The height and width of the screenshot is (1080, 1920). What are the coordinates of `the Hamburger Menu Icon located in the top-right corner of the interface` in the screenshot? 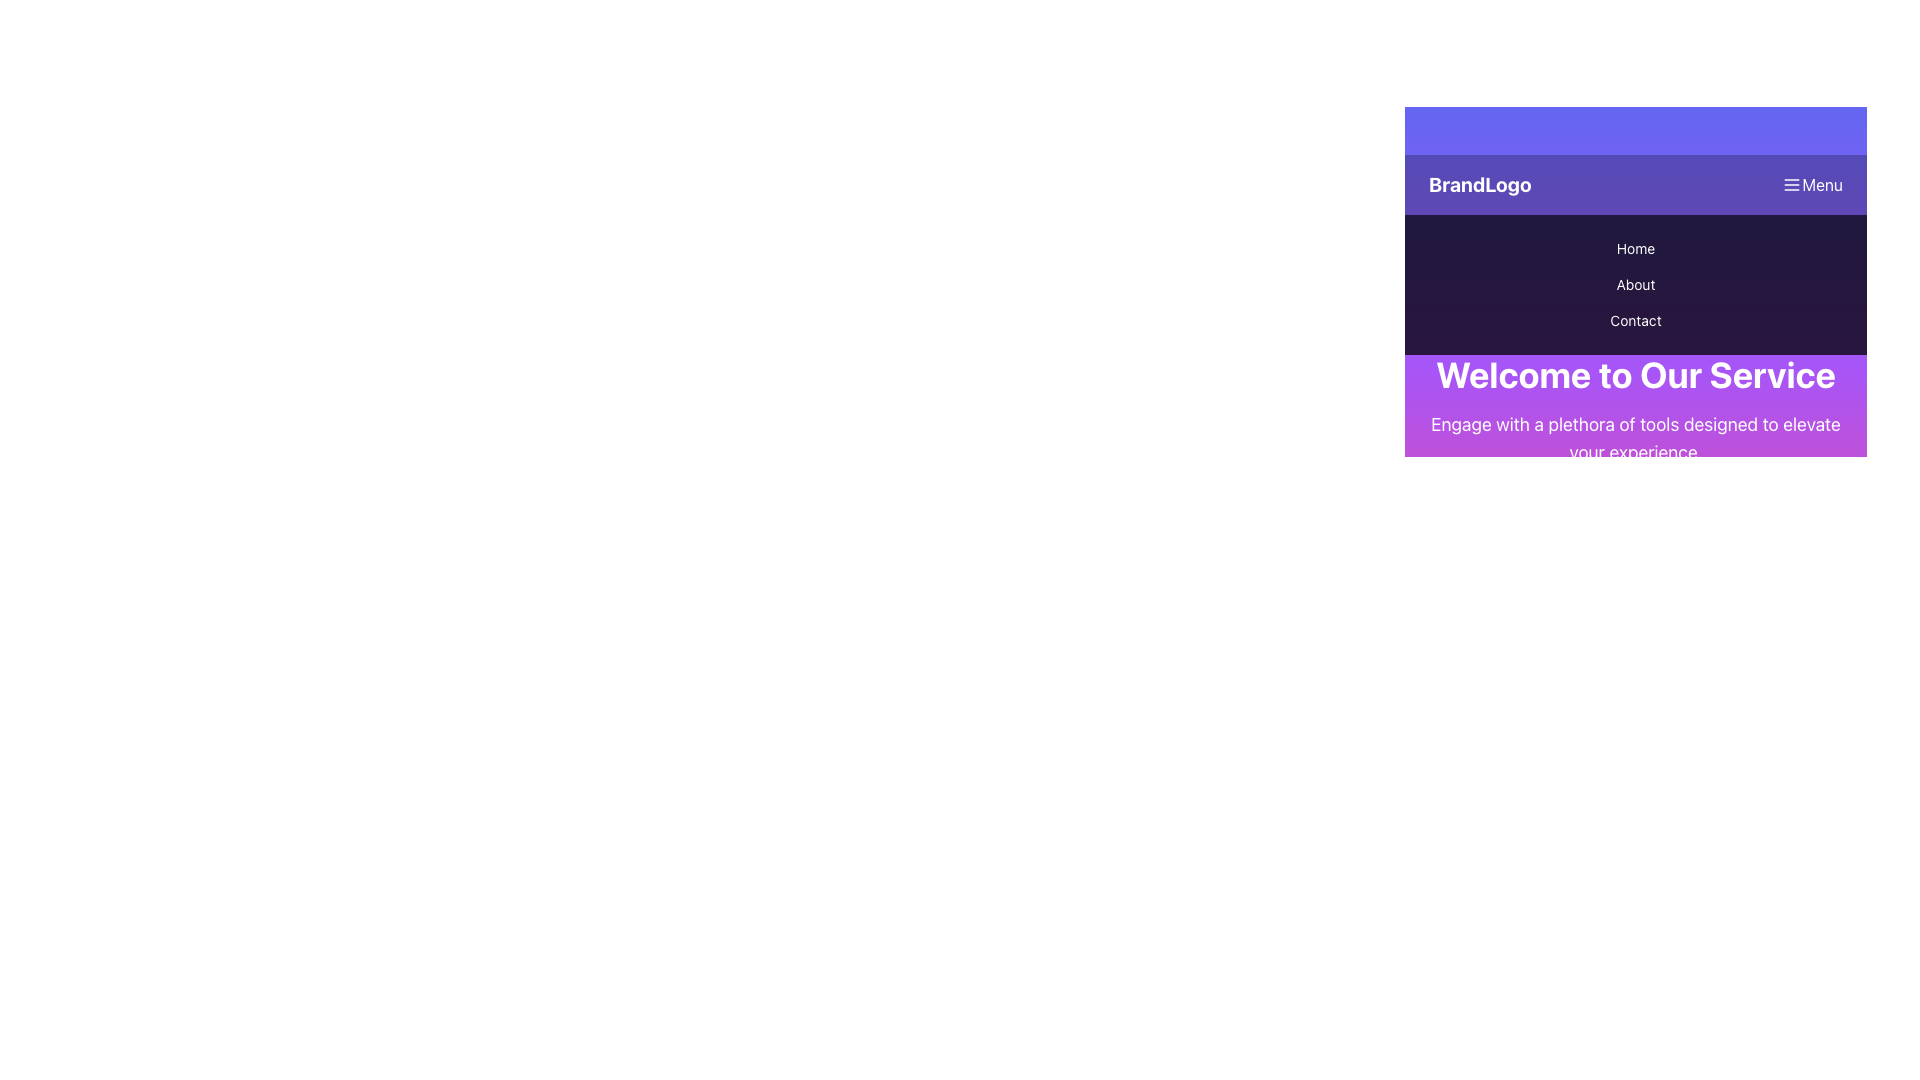 It's located at (1792, 185).